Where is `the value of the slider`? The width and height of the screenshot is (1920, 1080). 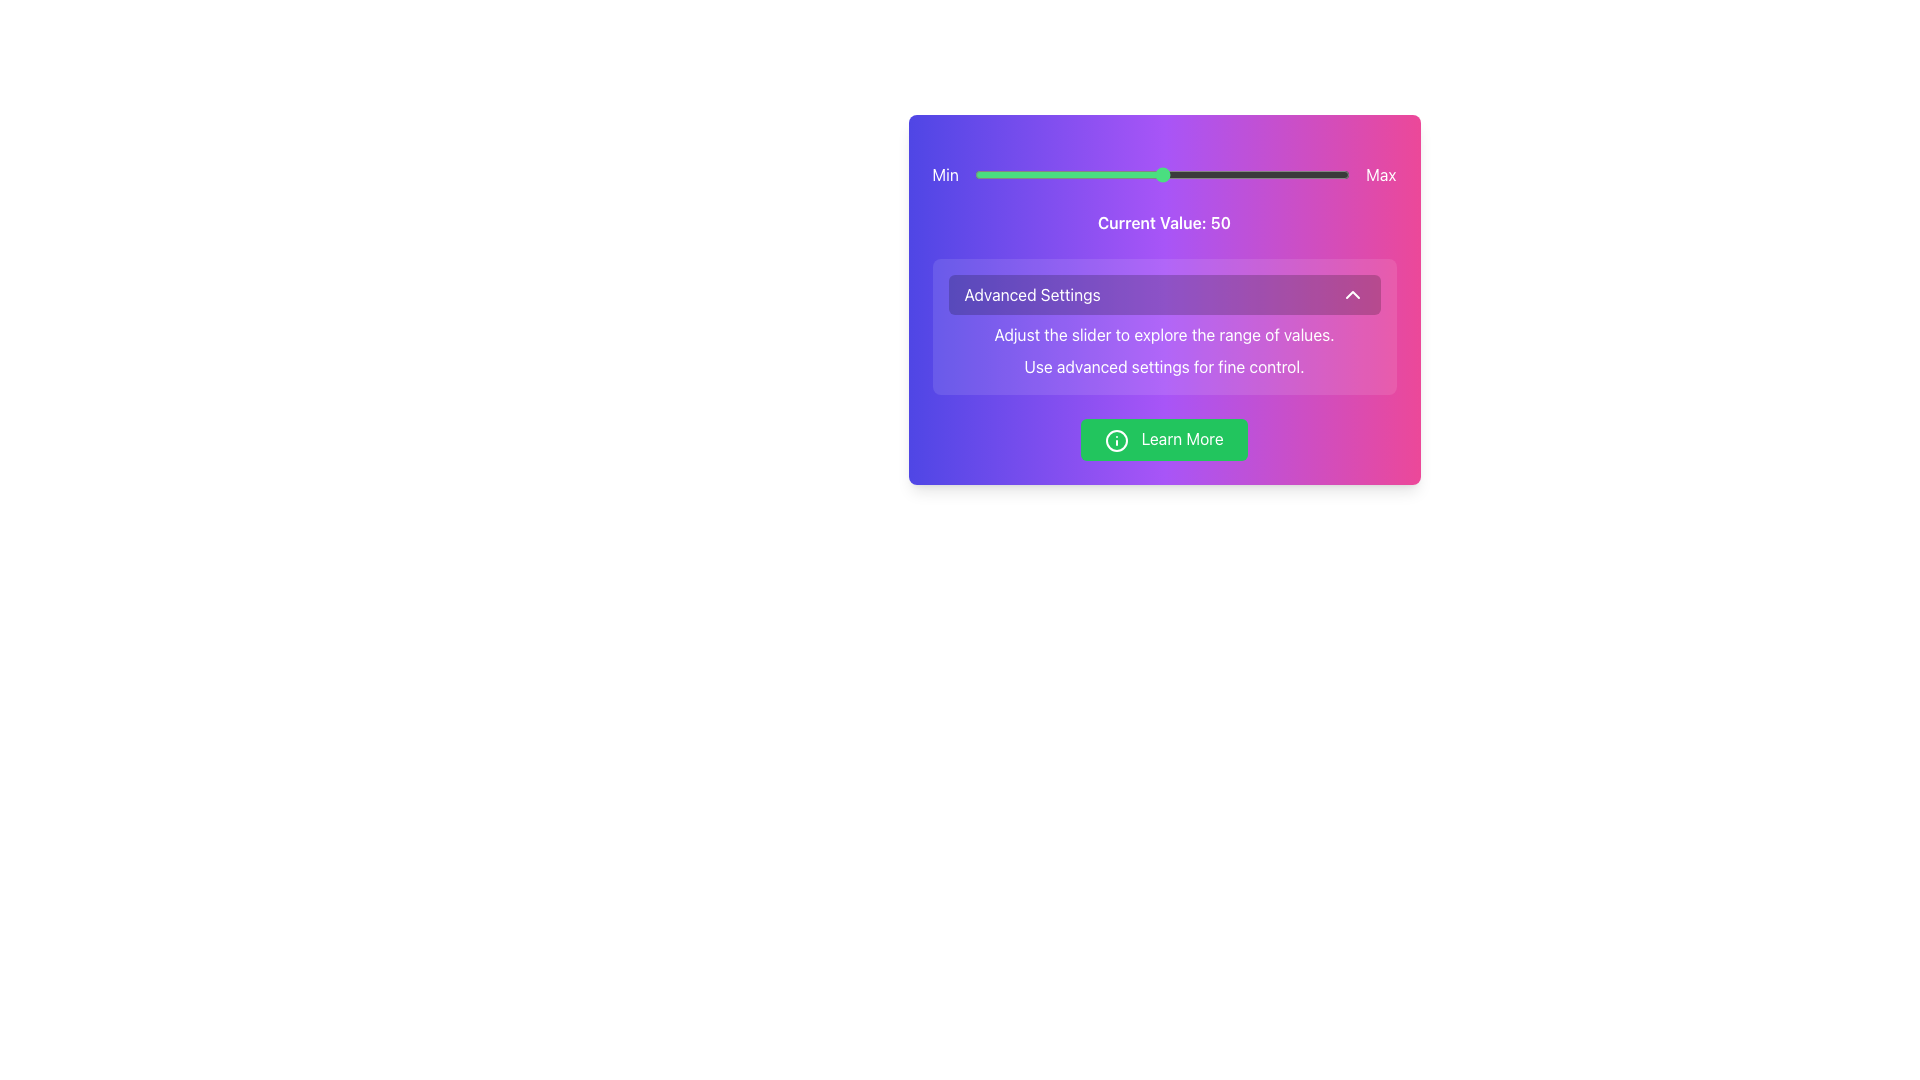
the value of the slider is located at coordinates (1217, 173).